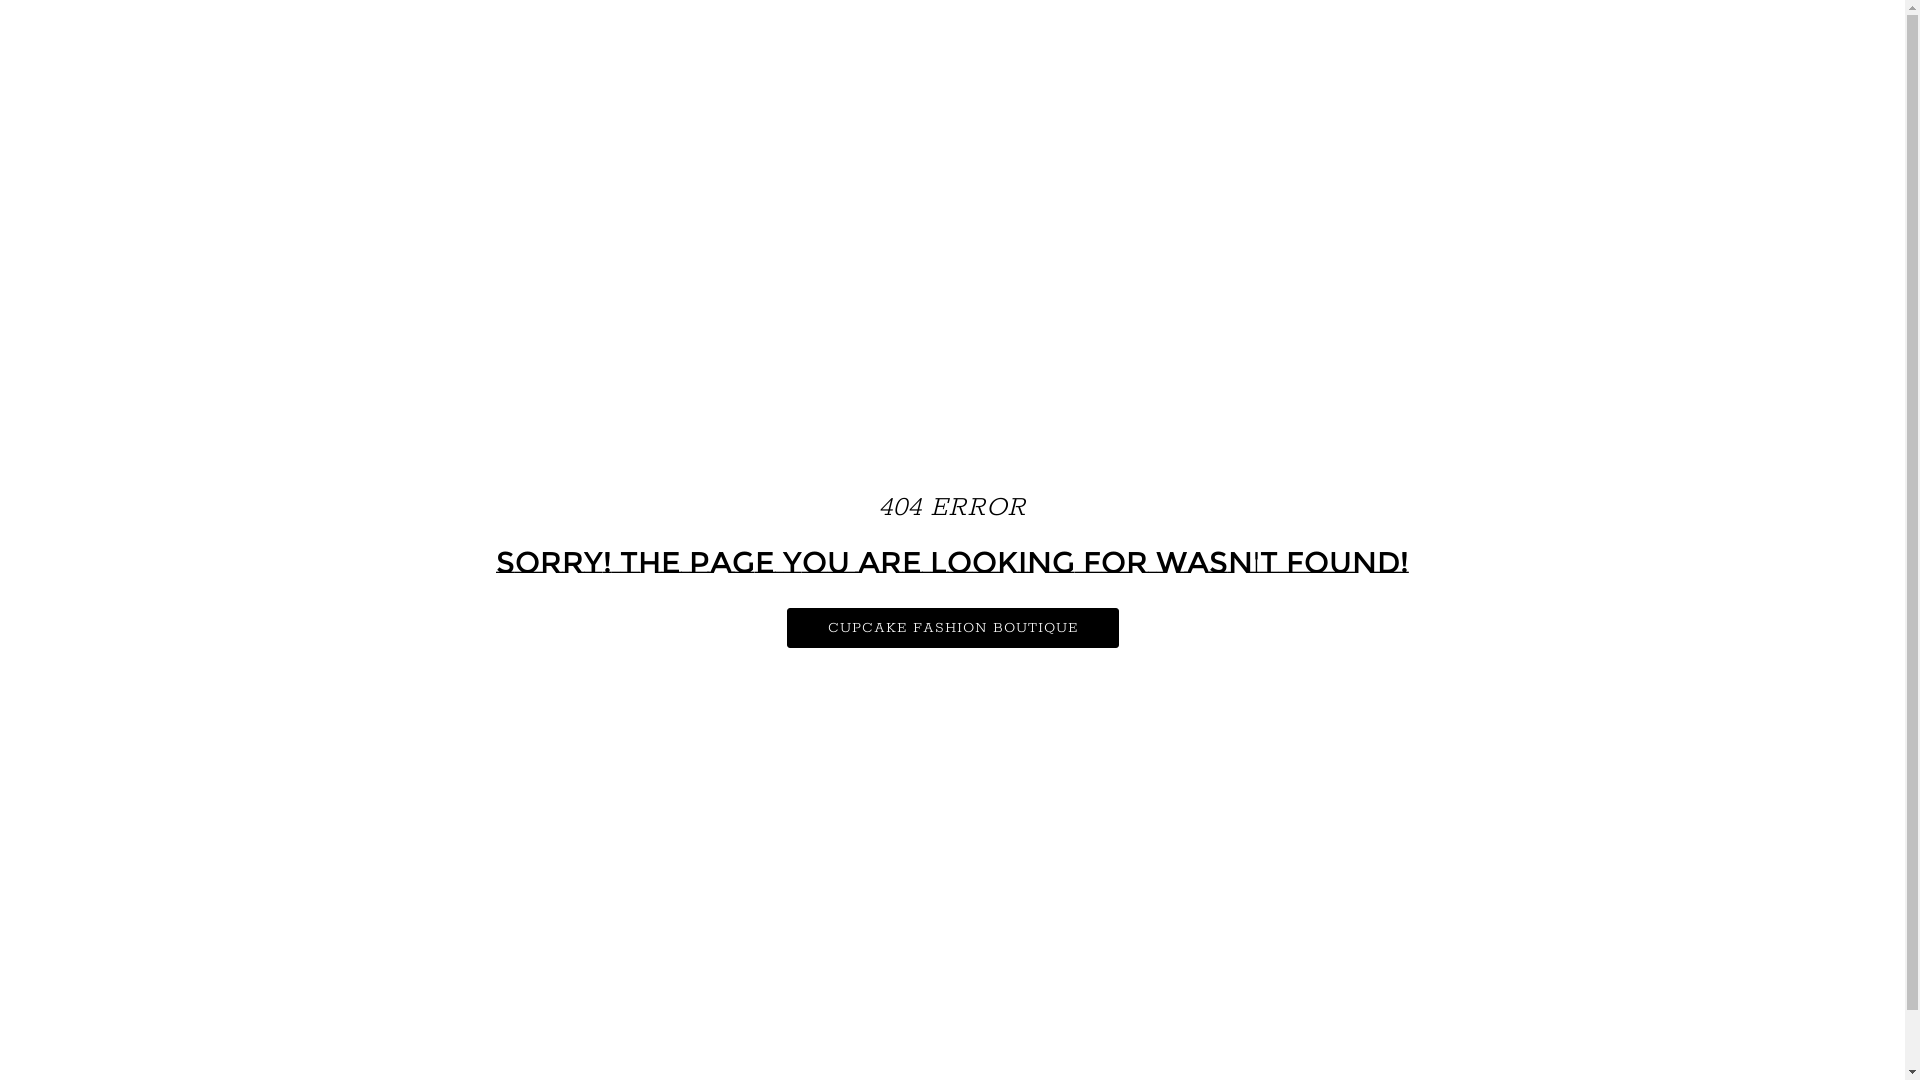 Image resolution: width=1920 pixels, height=1080 pixels. What do you see at coordinates (950, 627) in the screenshot?
I see `'CUPCAKE FASHION BOUTIQUE'` at bounding box center [950, 627].